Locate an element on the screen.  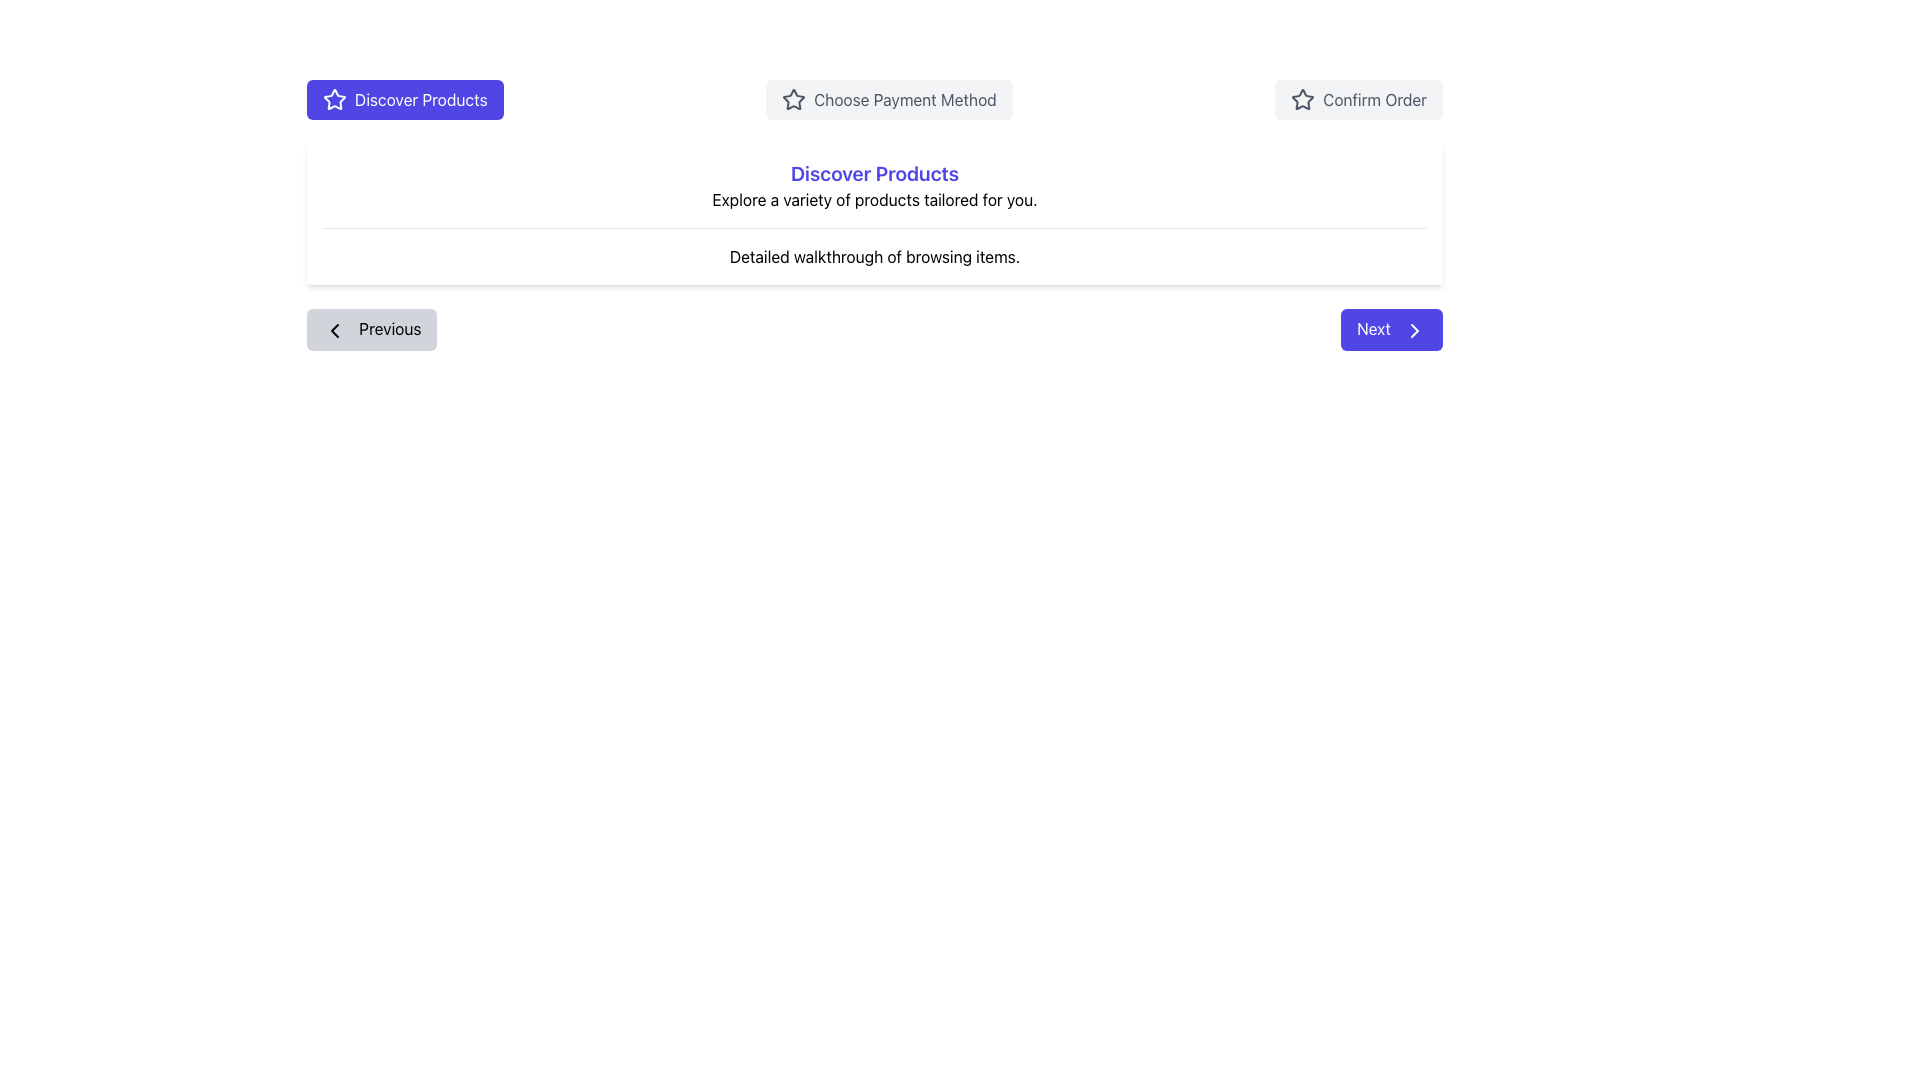
the gray 'Previous' button with a leftward arrow icon located on the left side of the bottom navigation bar is located at coordinates (372, 328).